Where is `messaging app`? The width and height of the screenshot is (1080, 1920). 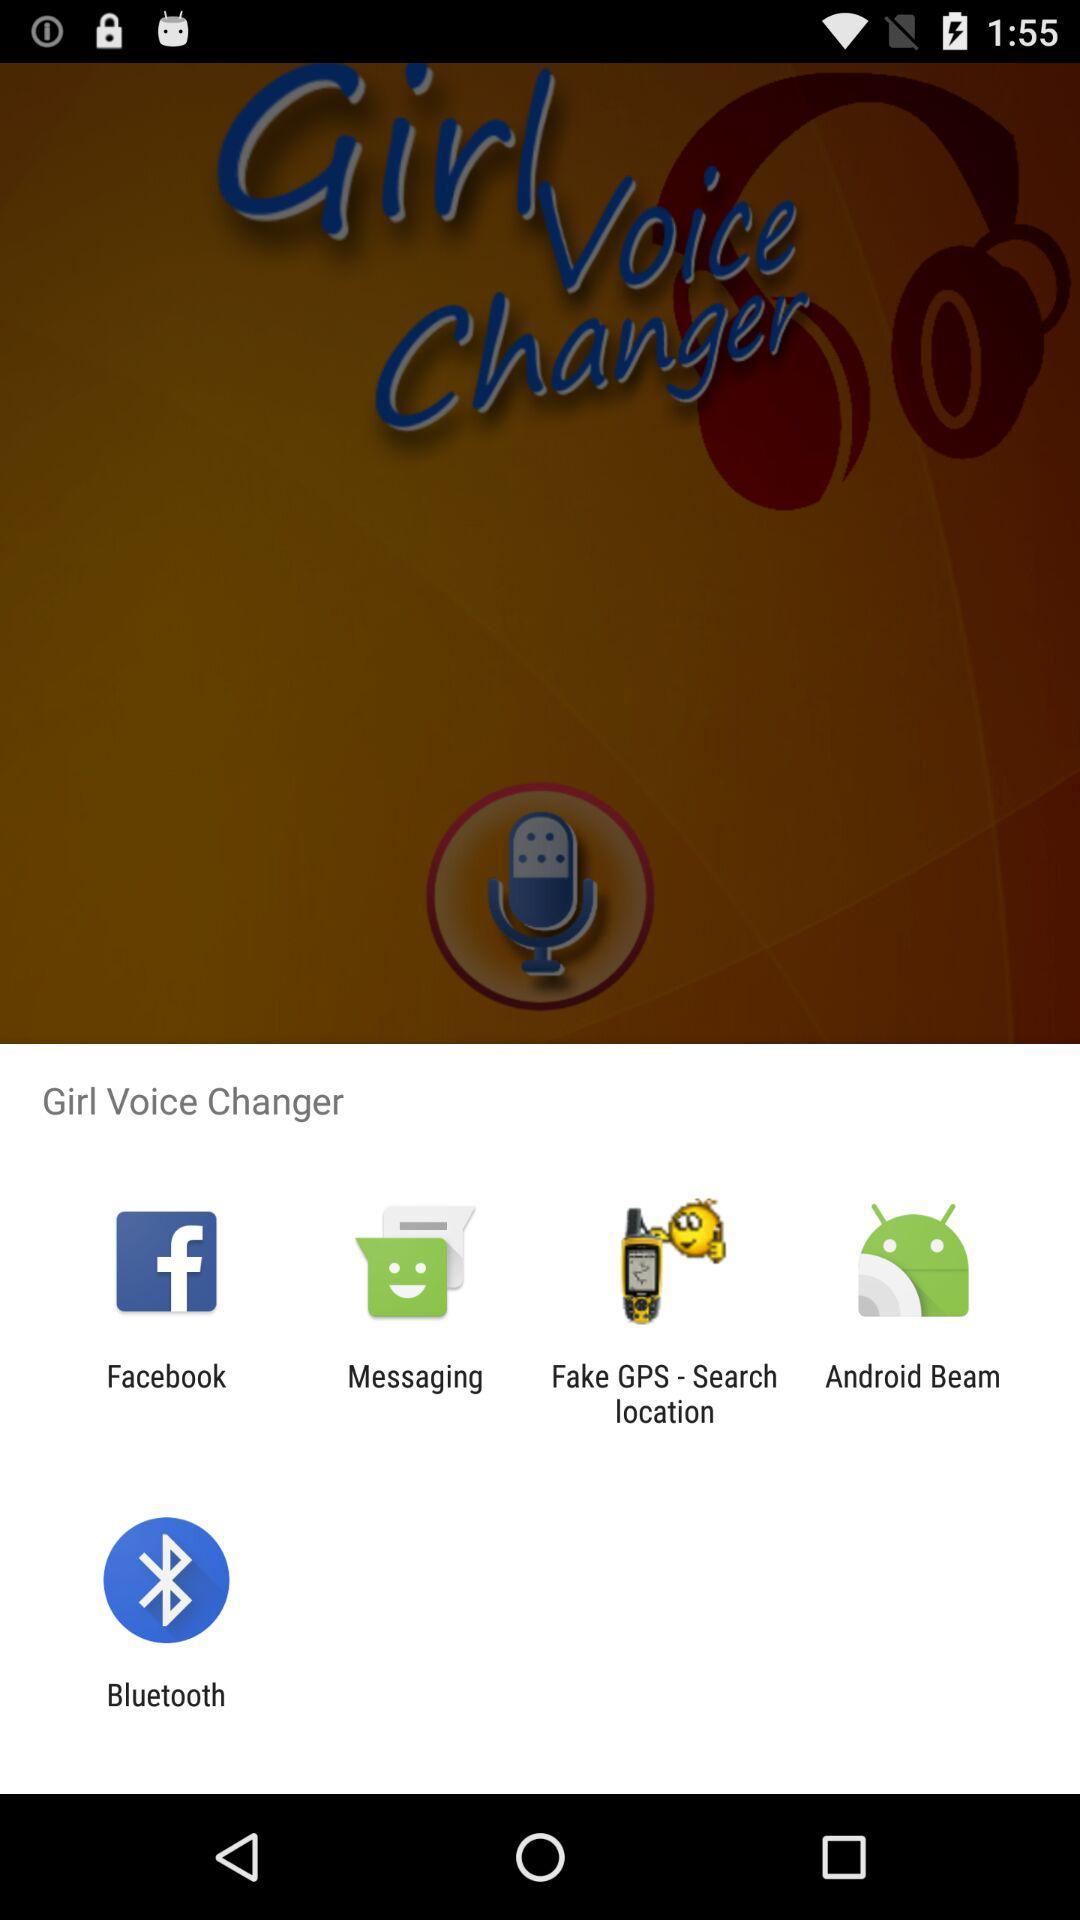 messaging app is located at coordinates (414, 1392).